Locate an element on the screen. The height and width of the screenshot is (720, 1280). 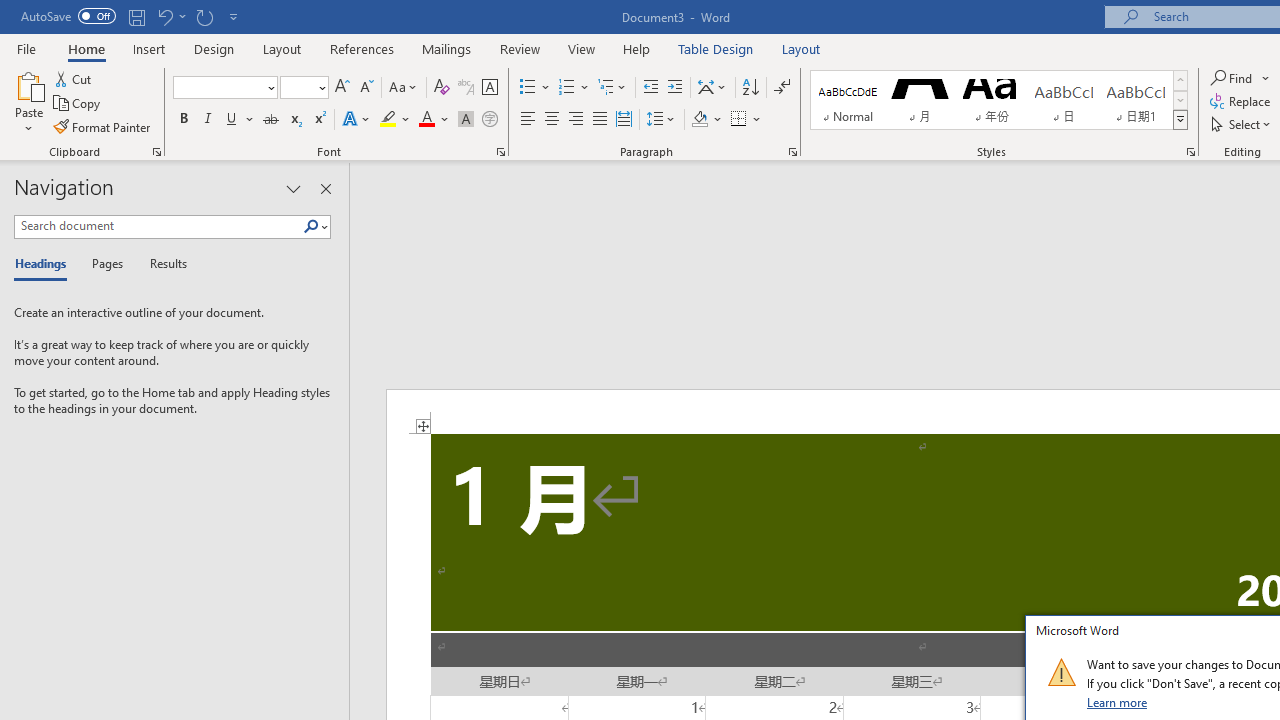
'Office Clipboard...' is located at coordinates (155, 150).